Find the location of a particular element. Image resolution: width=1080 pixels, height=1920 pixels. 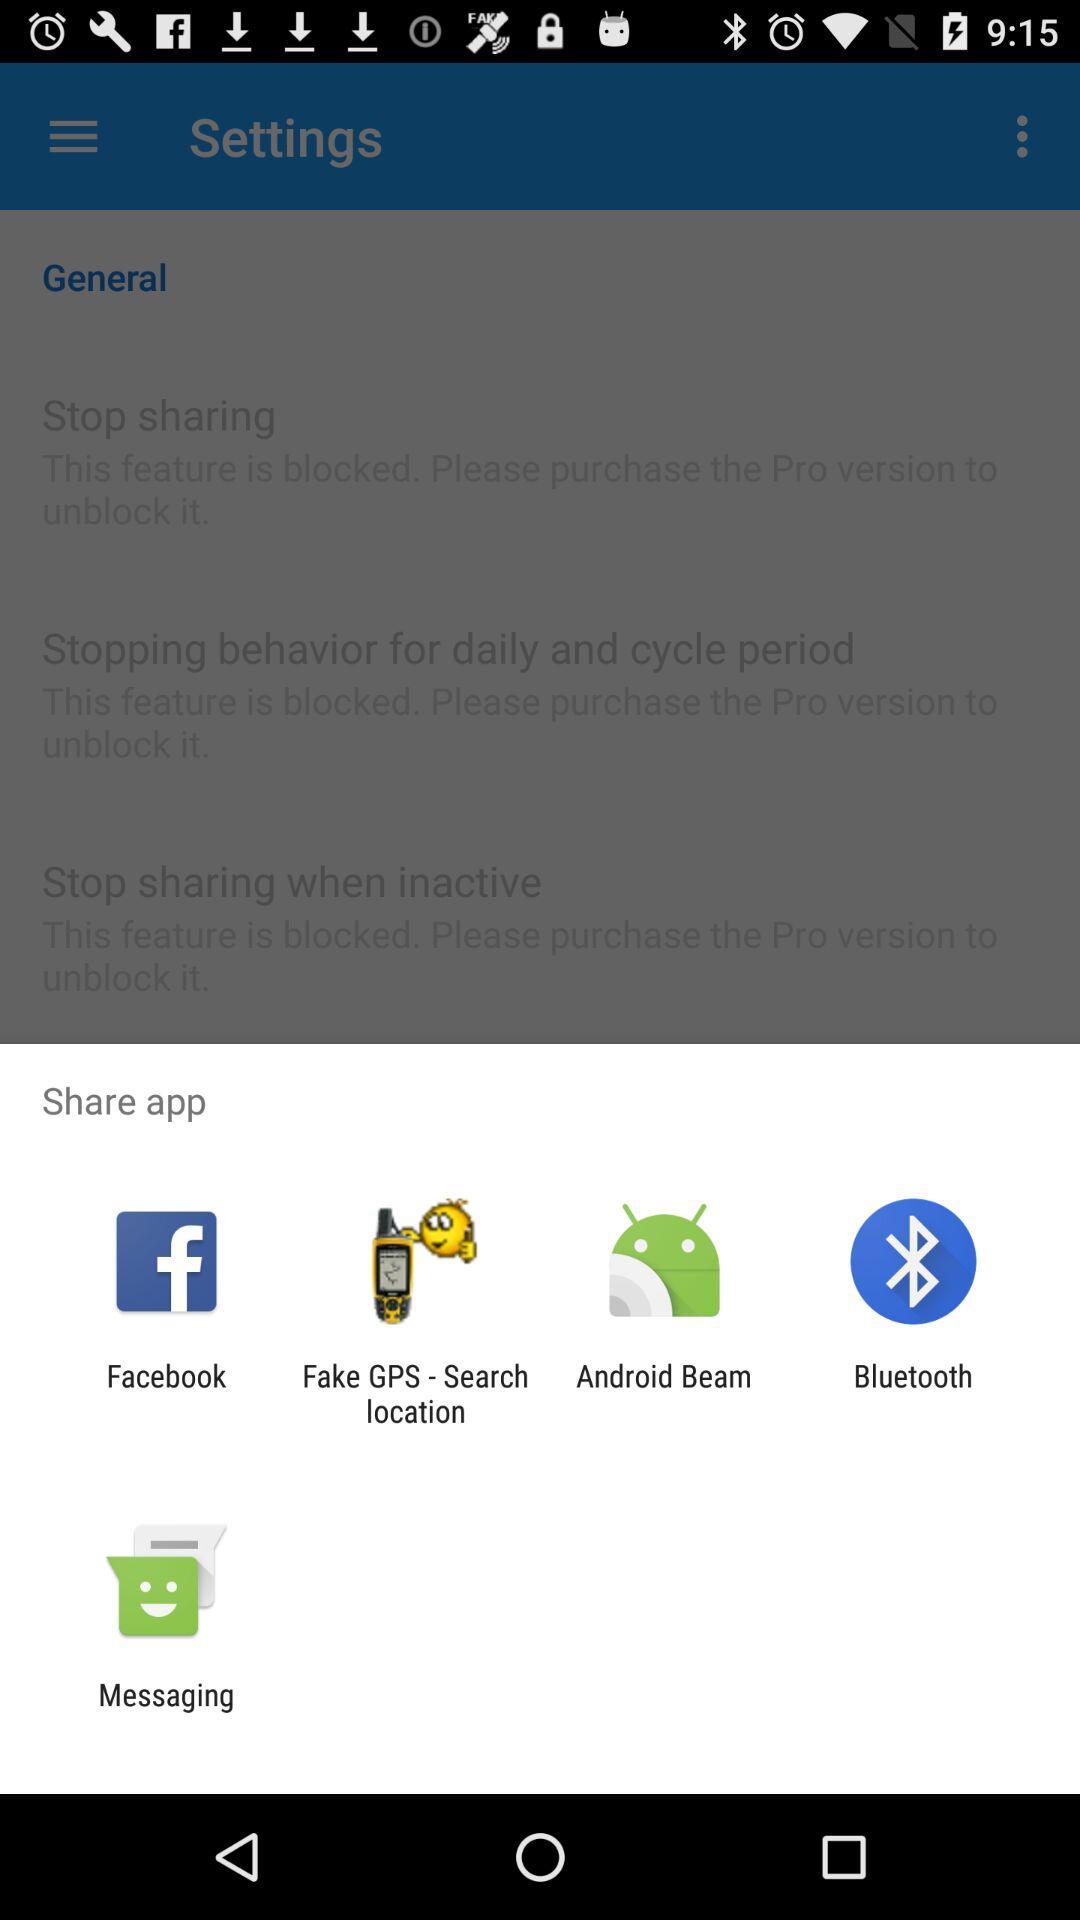

the item to the left of bluetooth app is located at coordinates (664, 1392).